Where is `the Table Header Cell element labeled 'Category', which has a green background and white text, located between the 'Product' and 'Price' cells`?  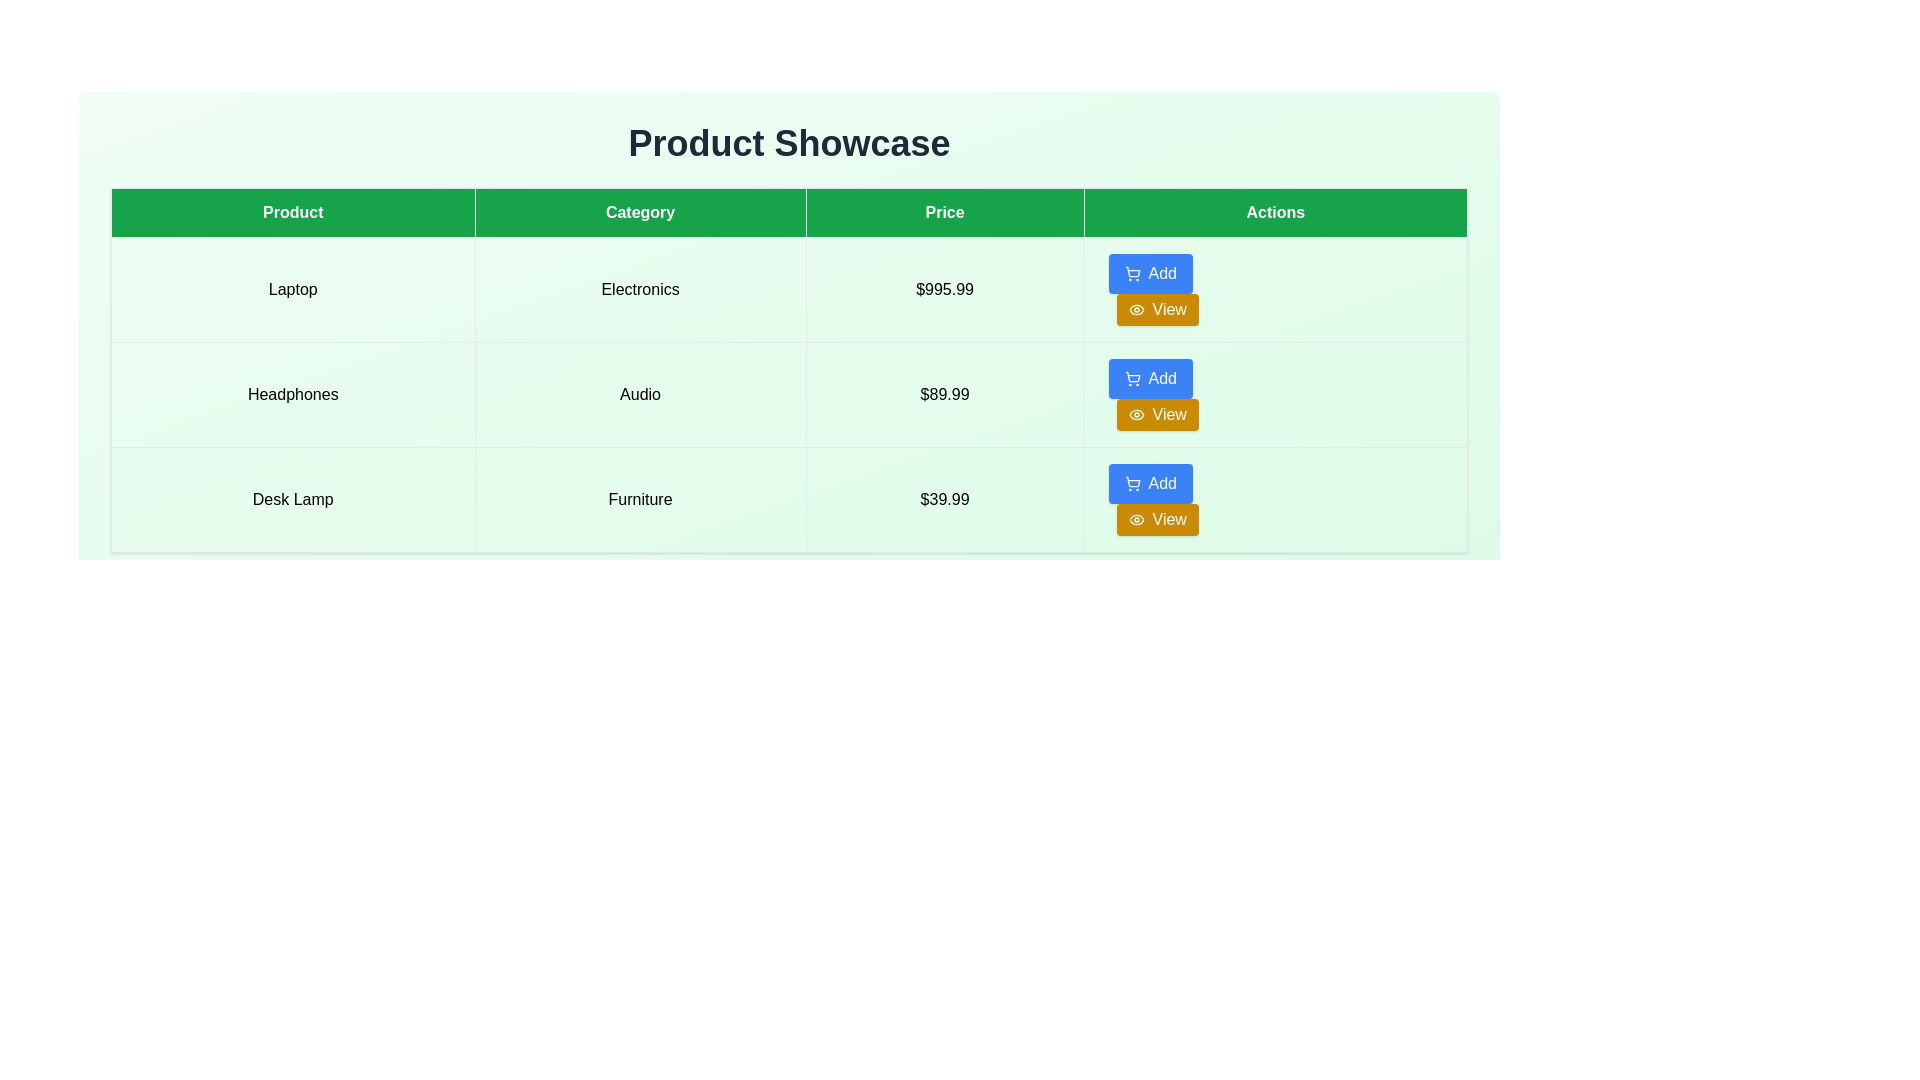
the Table Header Cell element labeled 'Category', which has a green background and white text, located between the 'Product' and 'Price' cells is located at coordinates (640, 212).